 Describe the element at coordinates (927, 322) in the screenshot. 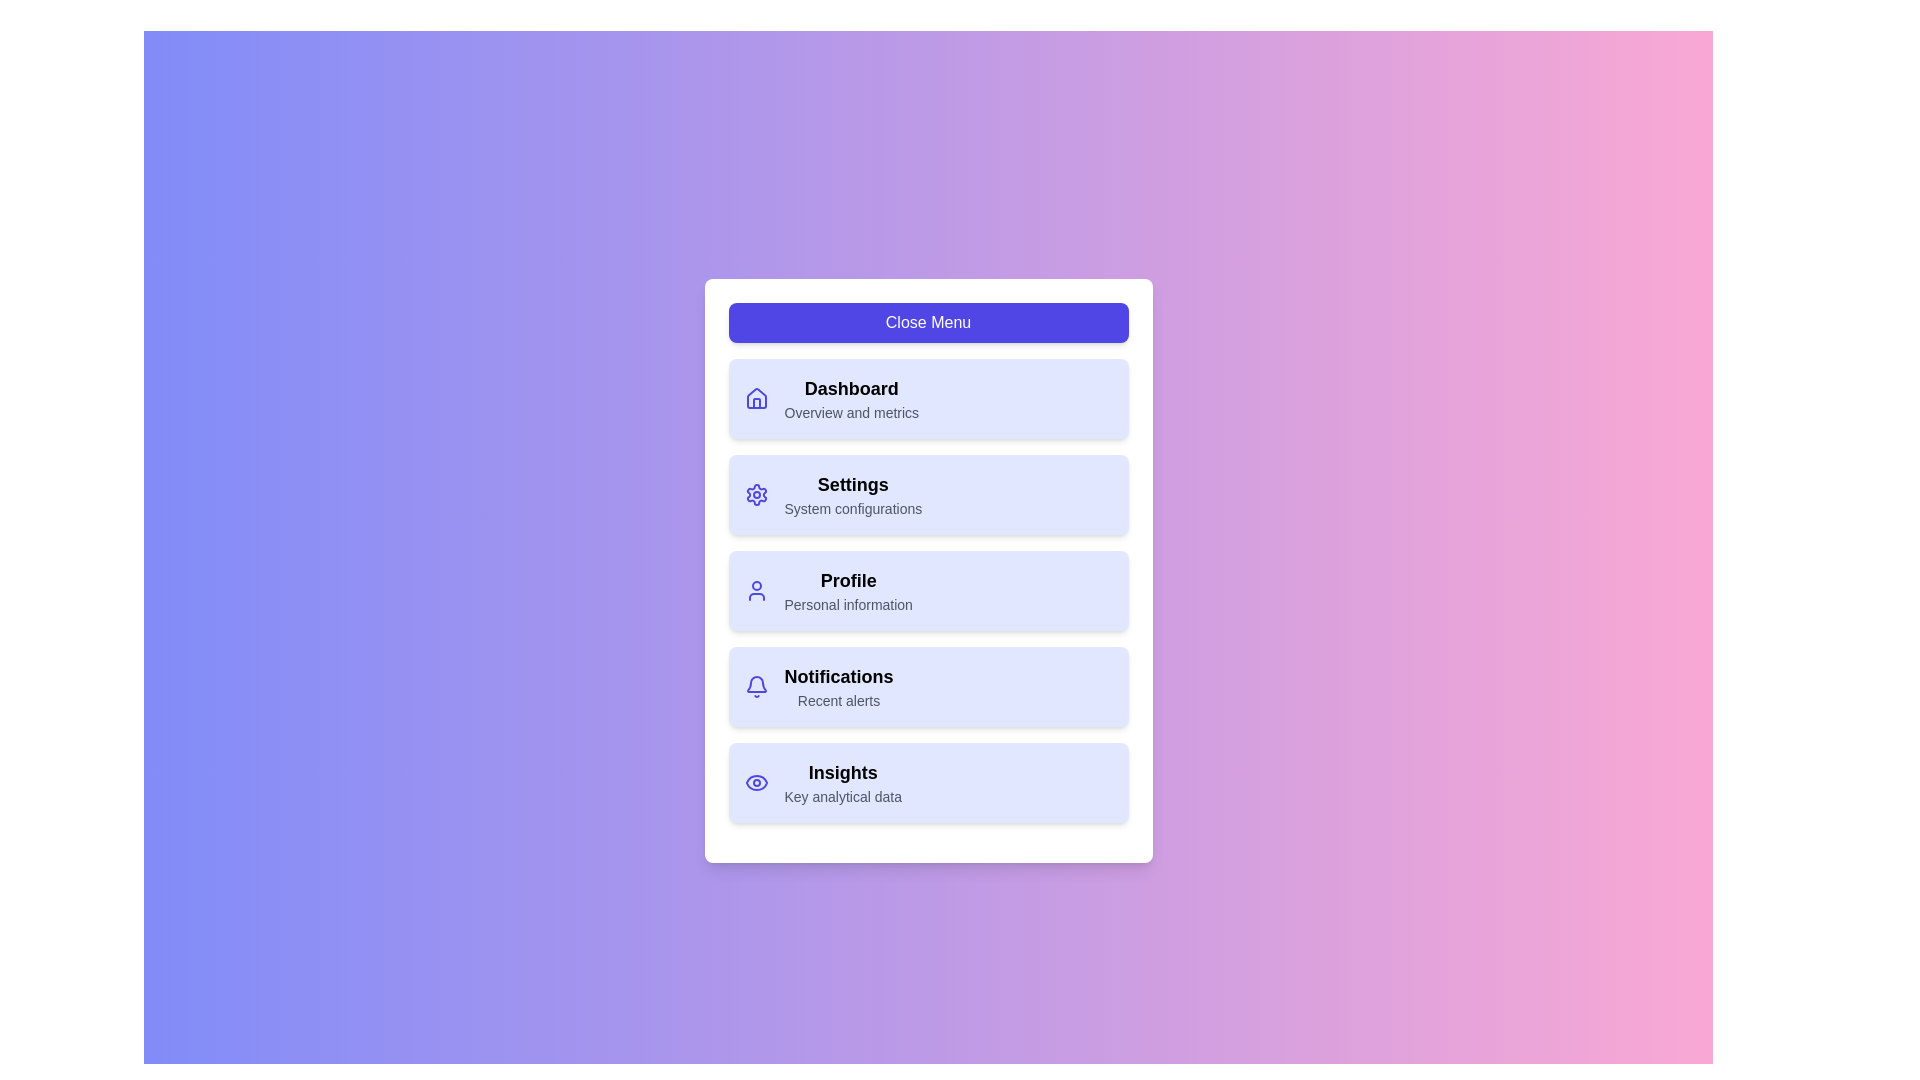

I see `the 'Close Menu' button to toggle the menu state` at that location.